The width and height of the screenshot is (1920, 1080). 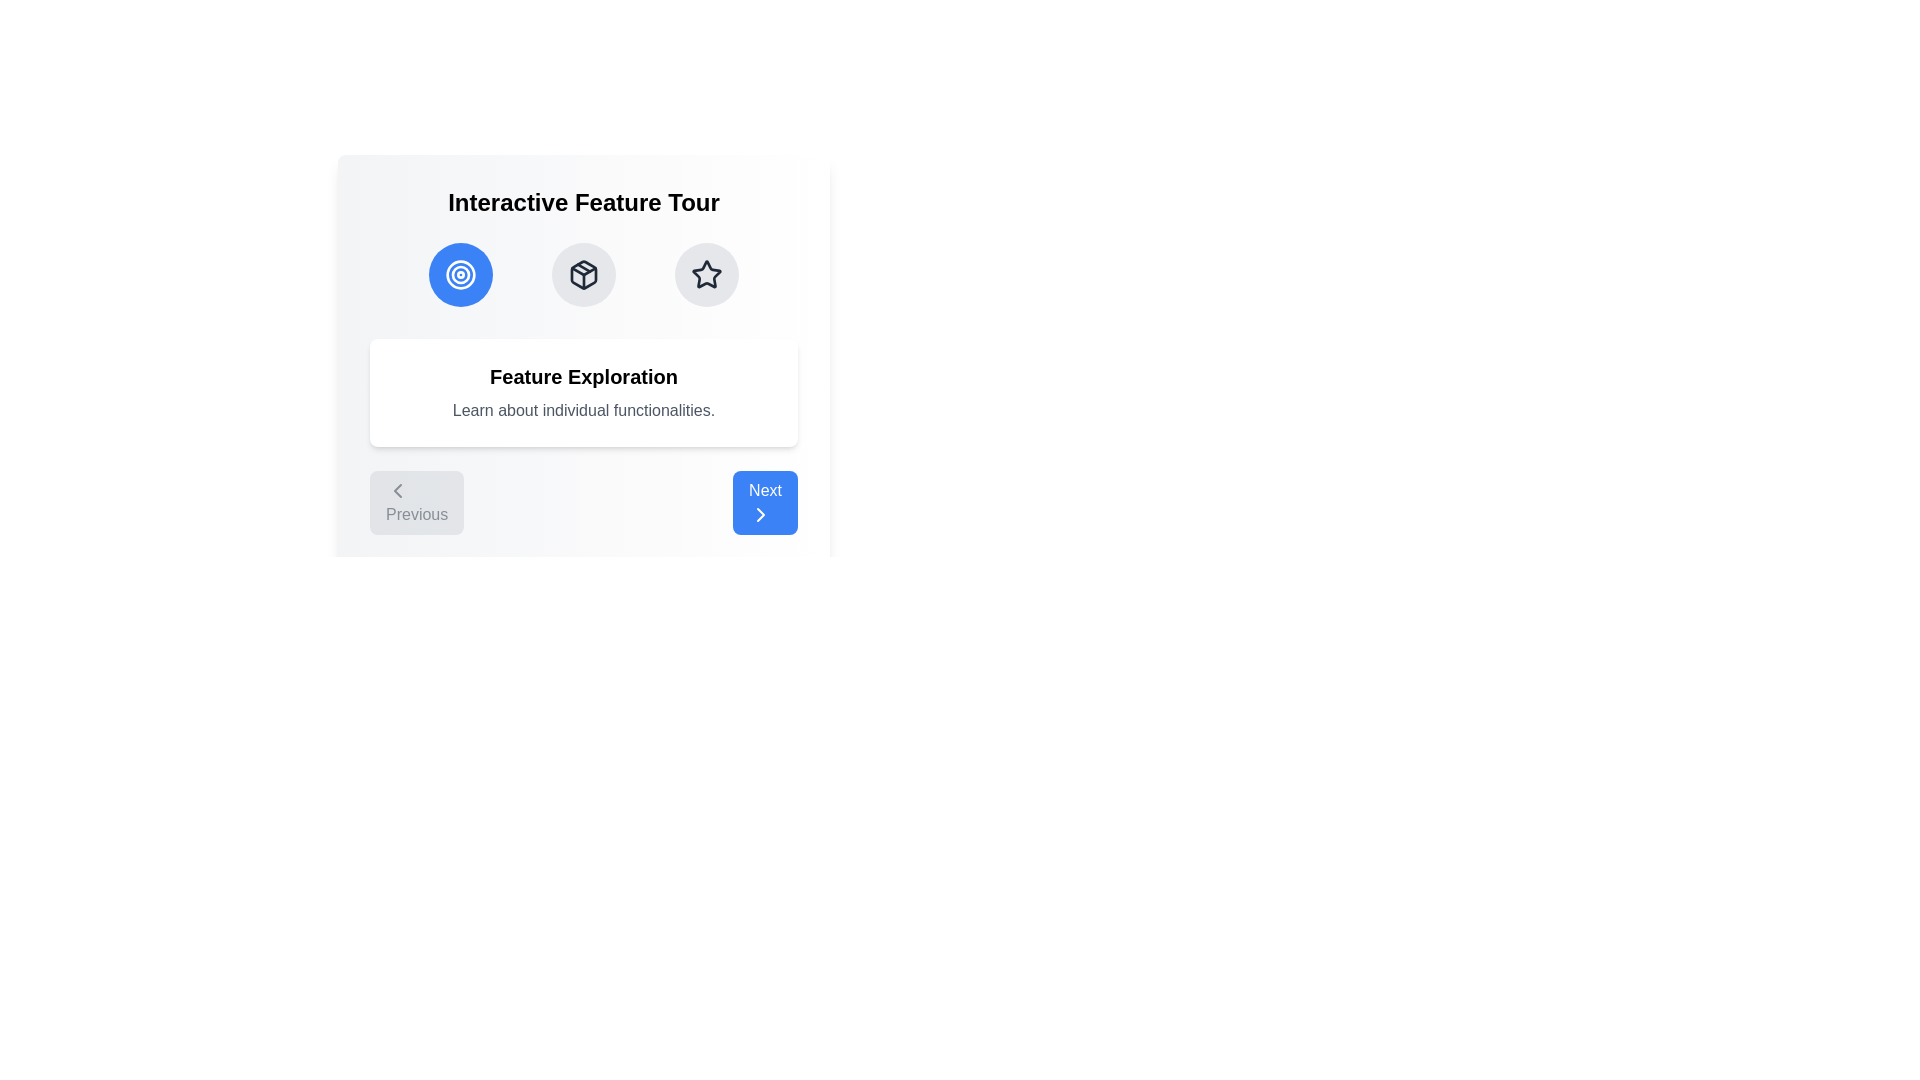 I want to click on the 'Feature Exploration' button located in the middle of a row of three circular buttons, to change its background color to blue, so click(x=583, y=274).